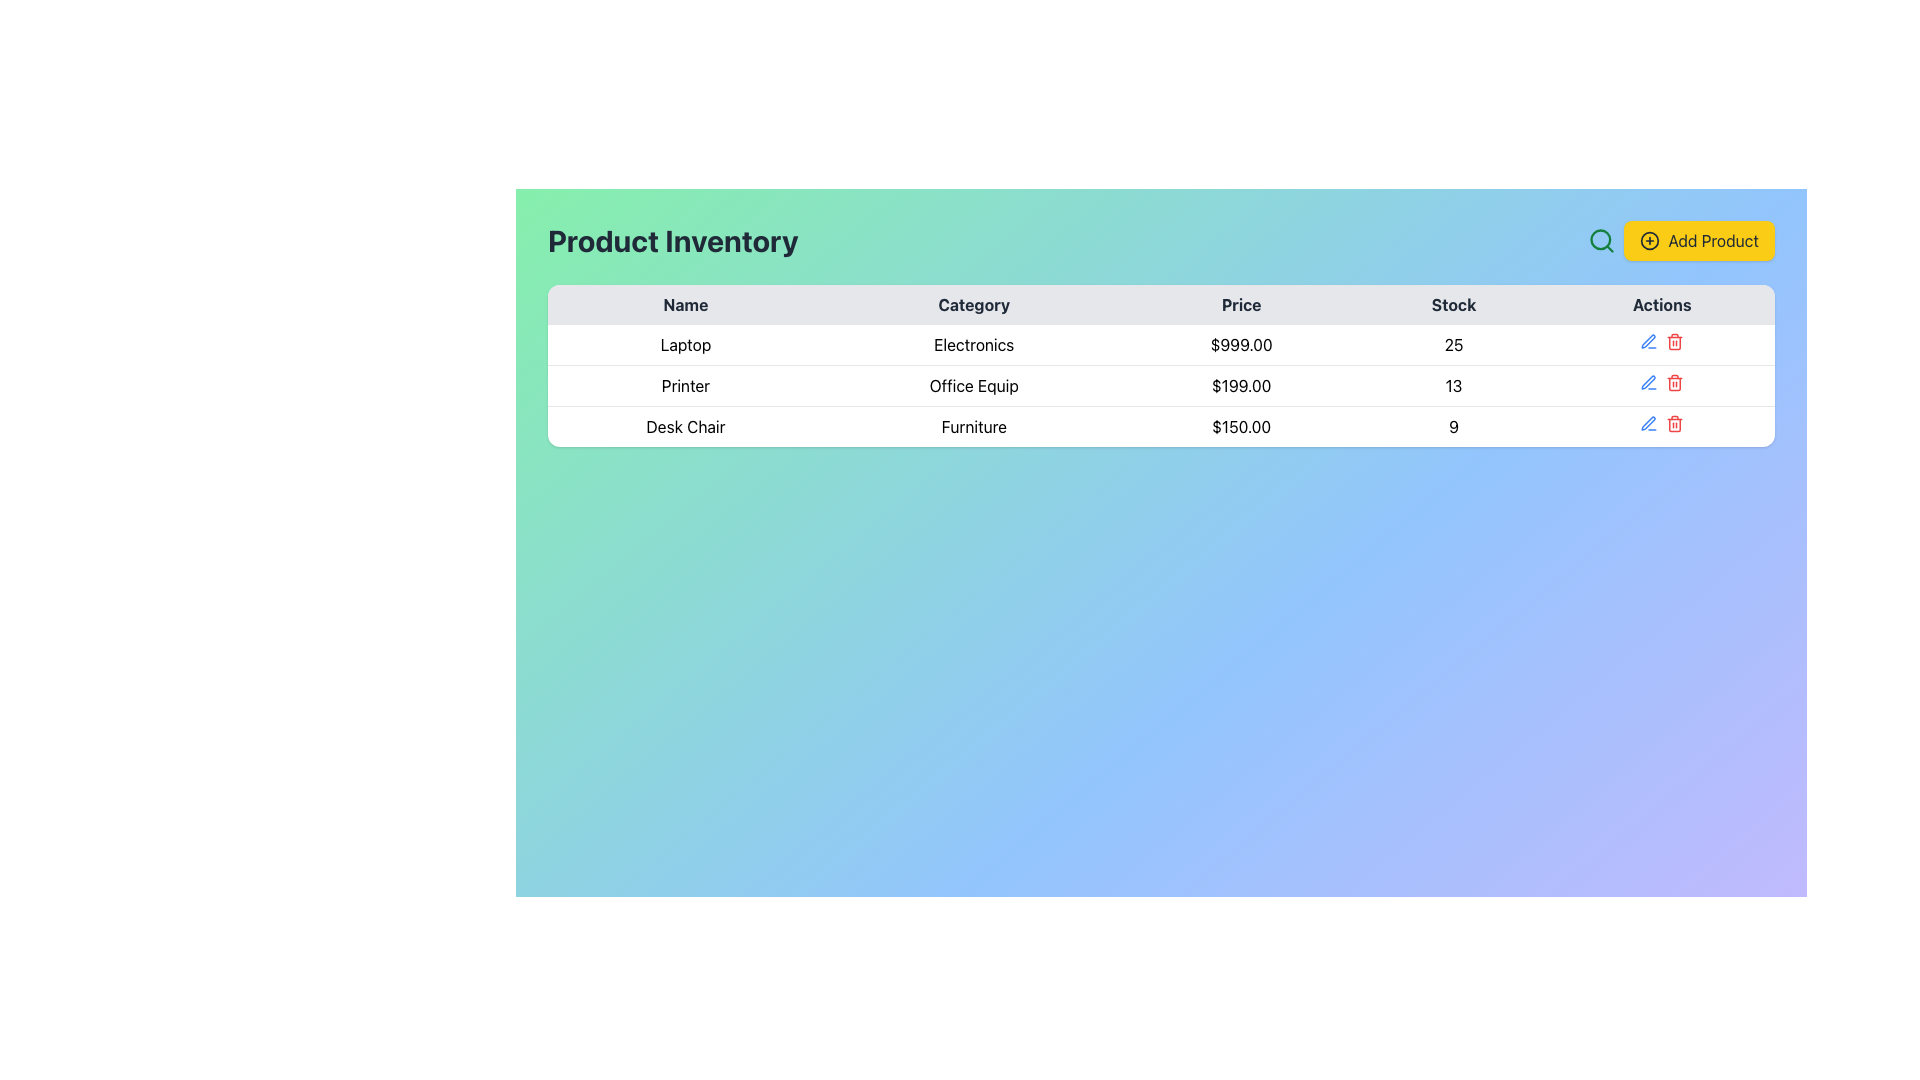  I want to click on the first data row in the 'Product Inventory' table which displays product details including name, category, price, stock, and action options, so click(1161, 344).